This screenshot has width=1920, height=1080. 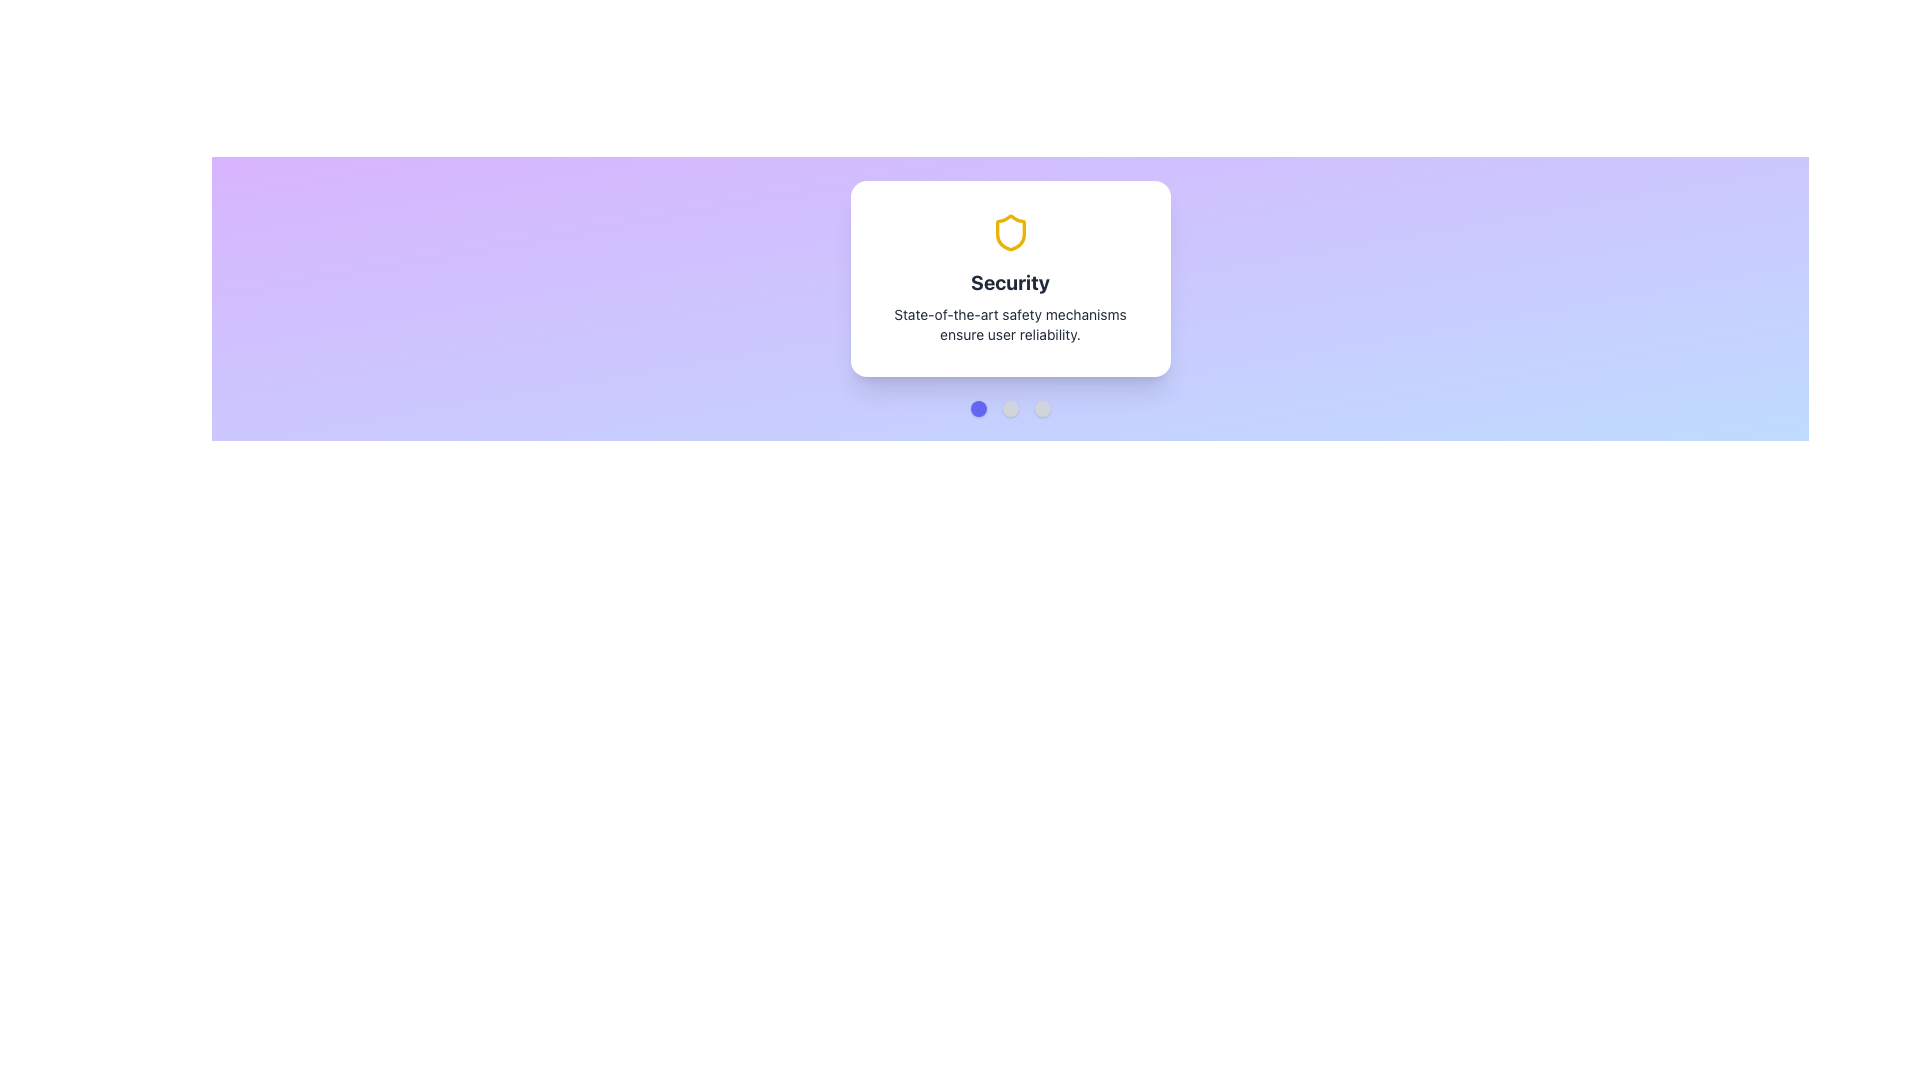 I want to click on the middle interactive circular button, which is light gray in color and located centrally below the 'Security' card, so click(x=1010, y=407).